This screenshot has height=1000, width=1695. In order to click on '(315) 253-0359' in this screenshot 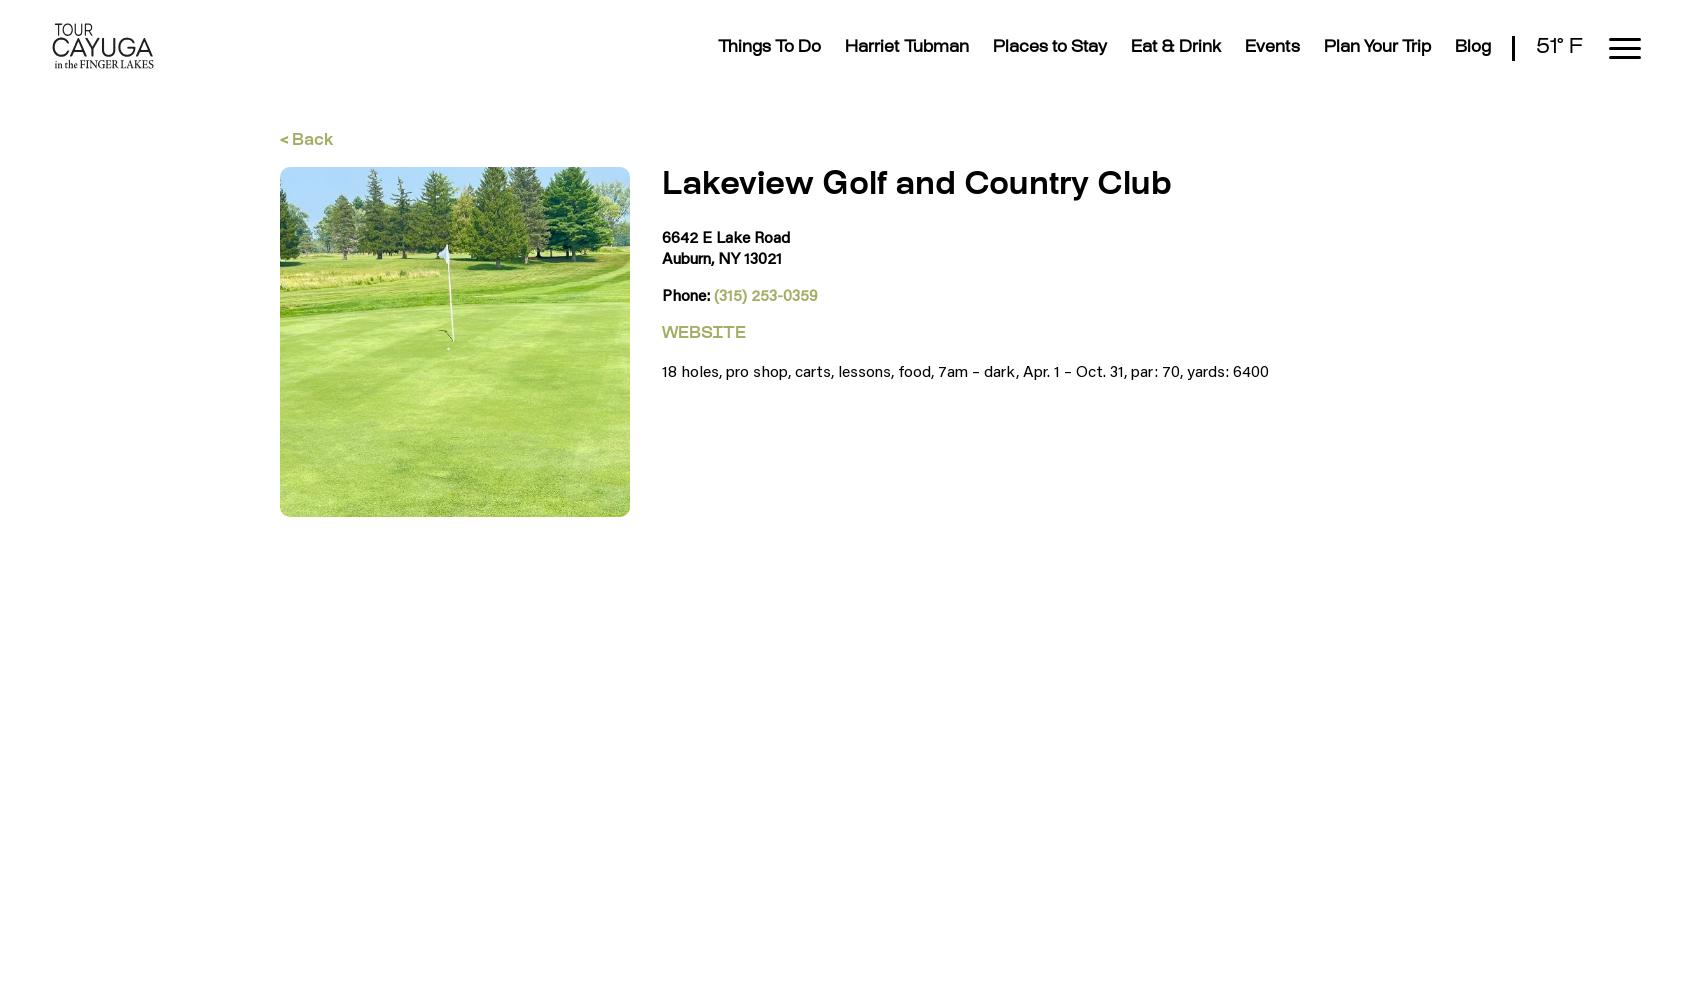, I will do `click(763, 294)`.